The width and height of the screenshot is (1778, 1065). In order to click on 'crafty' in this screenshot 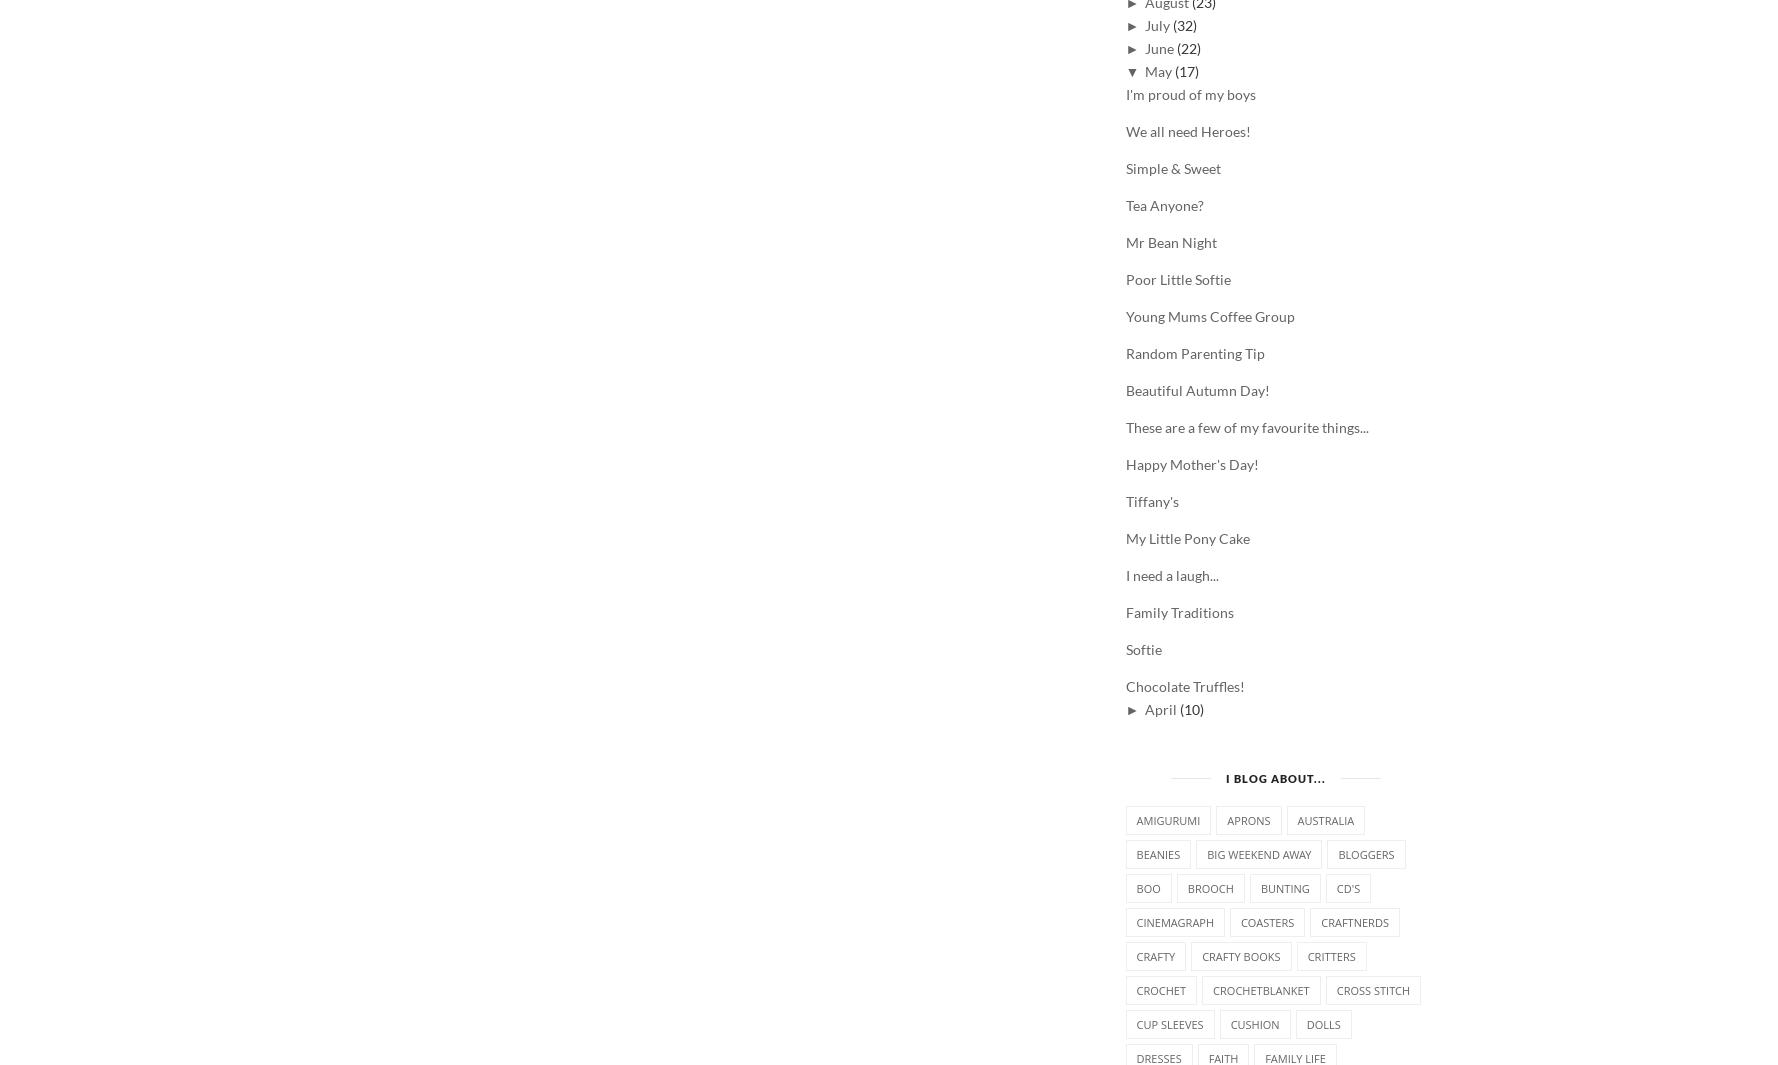, I will do `click(1155, 956)`.